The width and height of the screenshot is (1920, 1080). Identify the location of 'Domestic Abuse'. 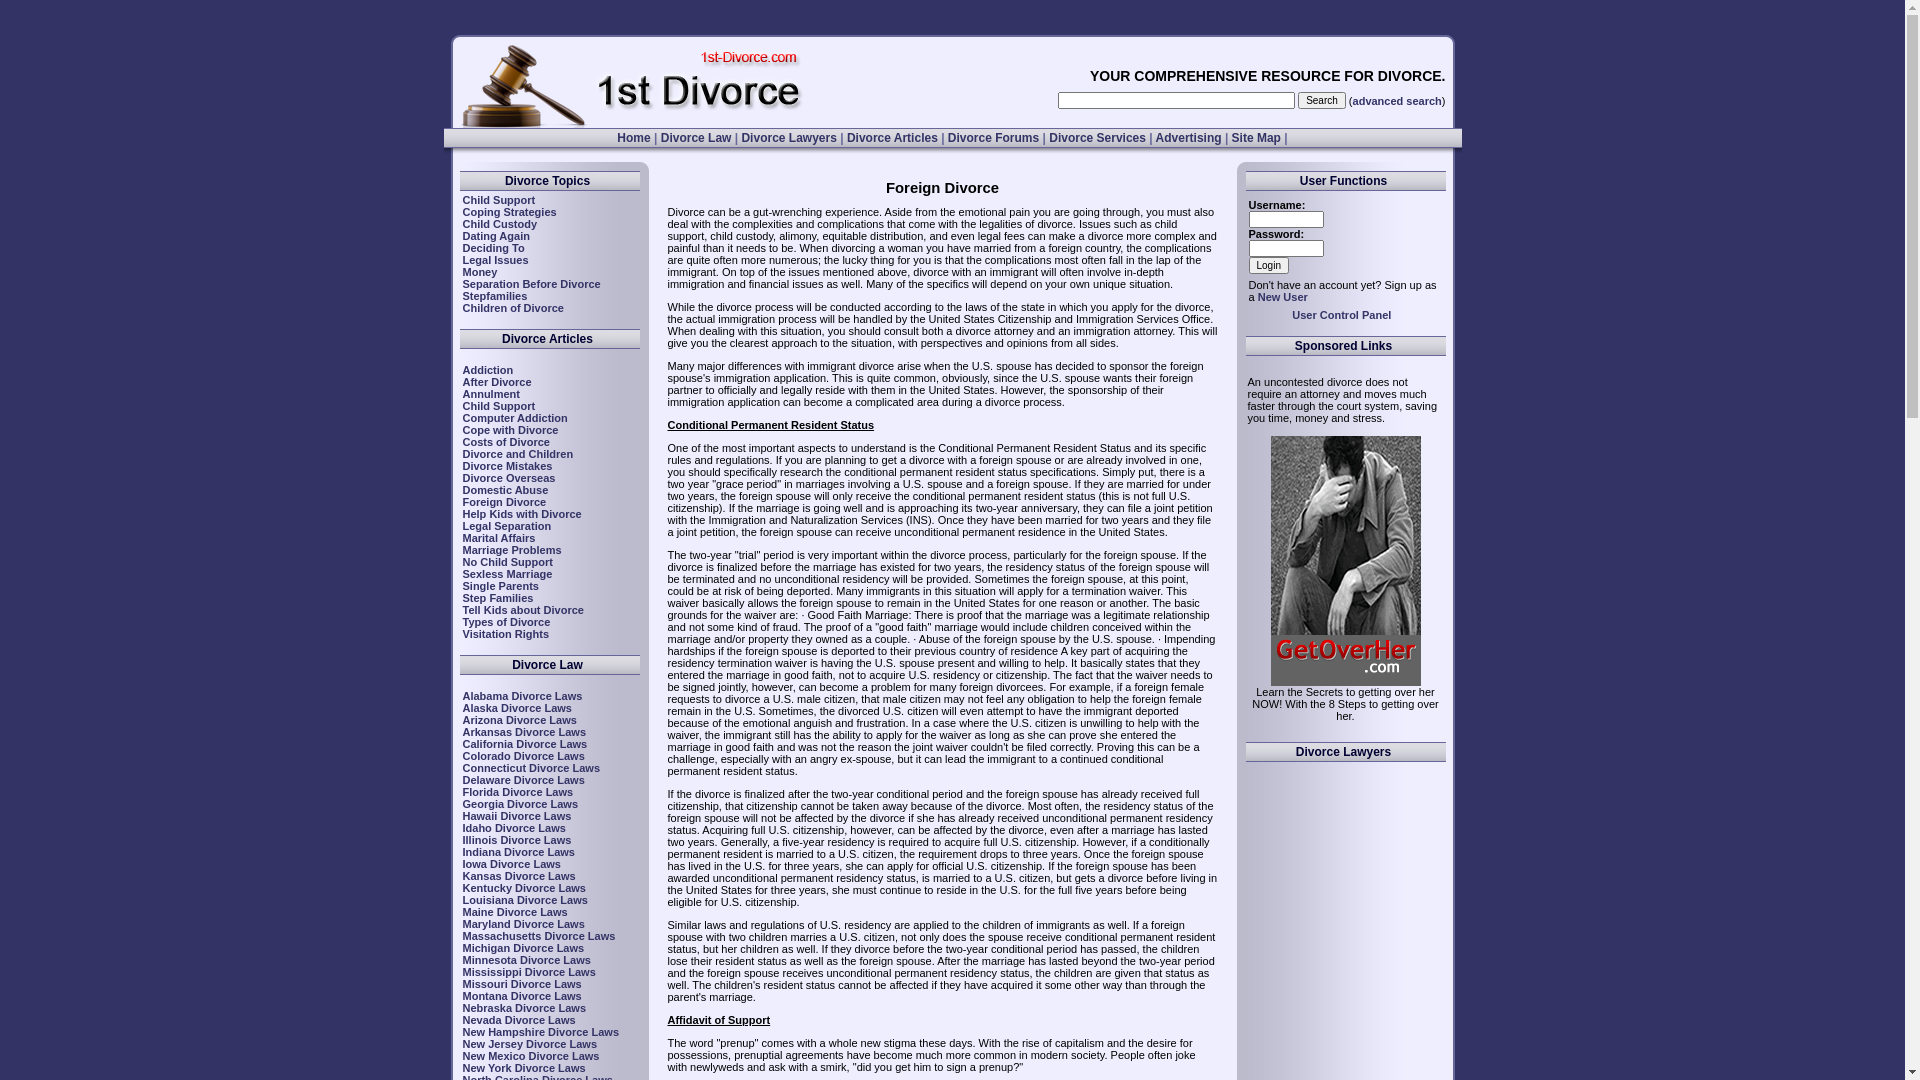
(504, 489).